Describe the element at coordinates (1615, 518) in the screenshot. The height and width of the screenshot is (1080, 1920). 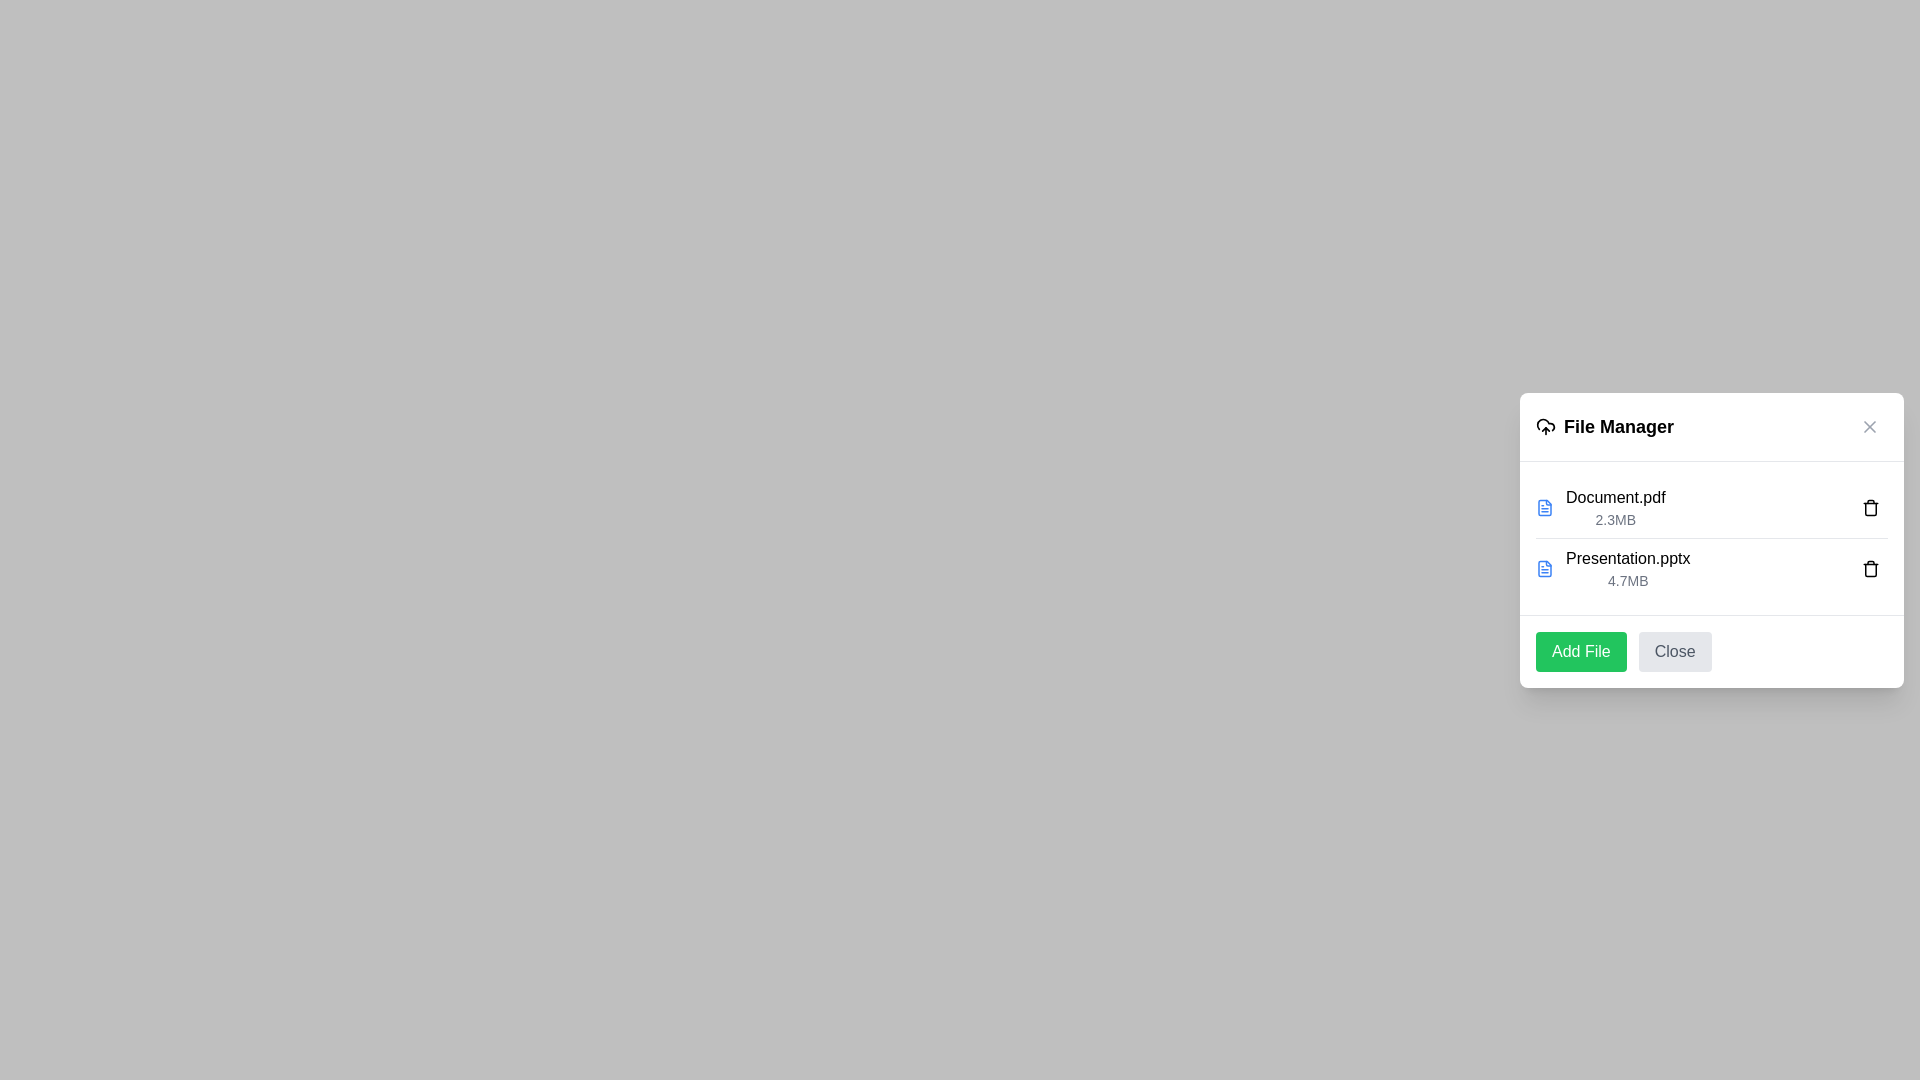
I see `the text label that indicates the file size for 'Document.pdf' in the file manager UI, located directly below the item` at that location.